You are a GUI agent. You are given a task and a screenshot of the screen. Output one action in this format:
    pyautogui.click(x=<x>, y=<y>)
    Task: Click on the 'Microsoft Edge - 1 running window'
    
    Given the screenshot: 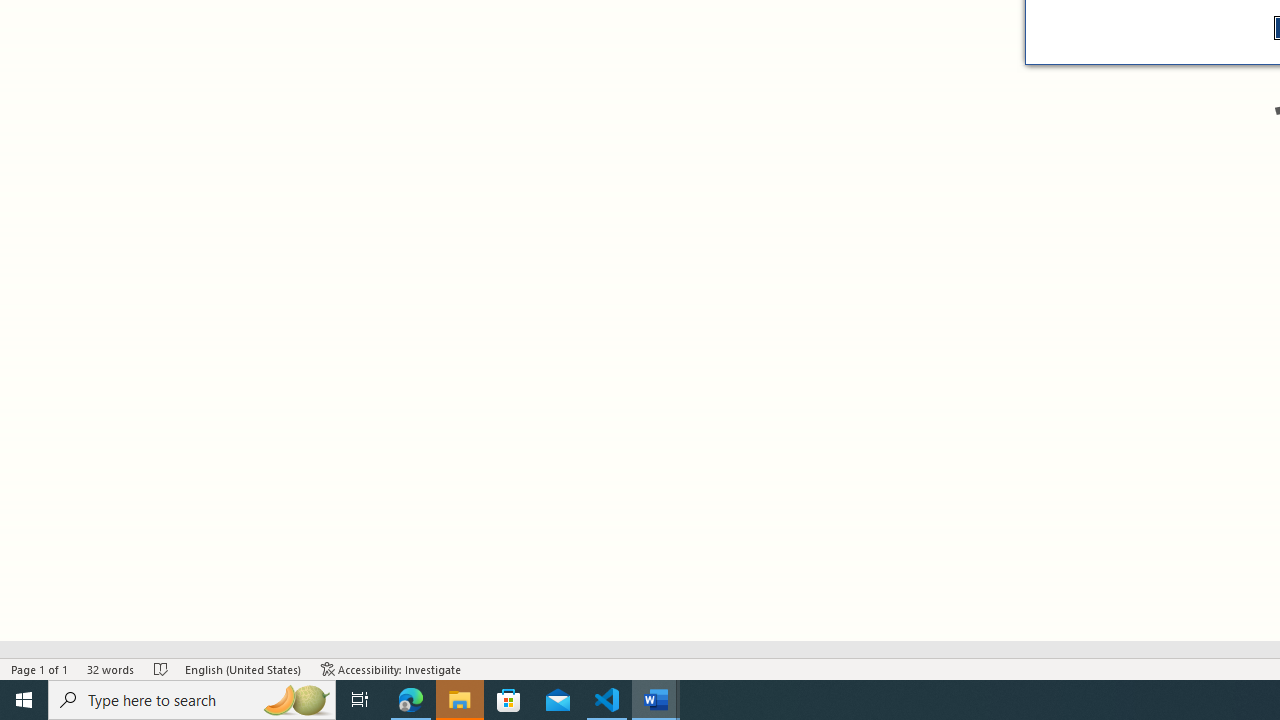 What is the action you would take?
    pyautogui.click(x=410, y=698)
    